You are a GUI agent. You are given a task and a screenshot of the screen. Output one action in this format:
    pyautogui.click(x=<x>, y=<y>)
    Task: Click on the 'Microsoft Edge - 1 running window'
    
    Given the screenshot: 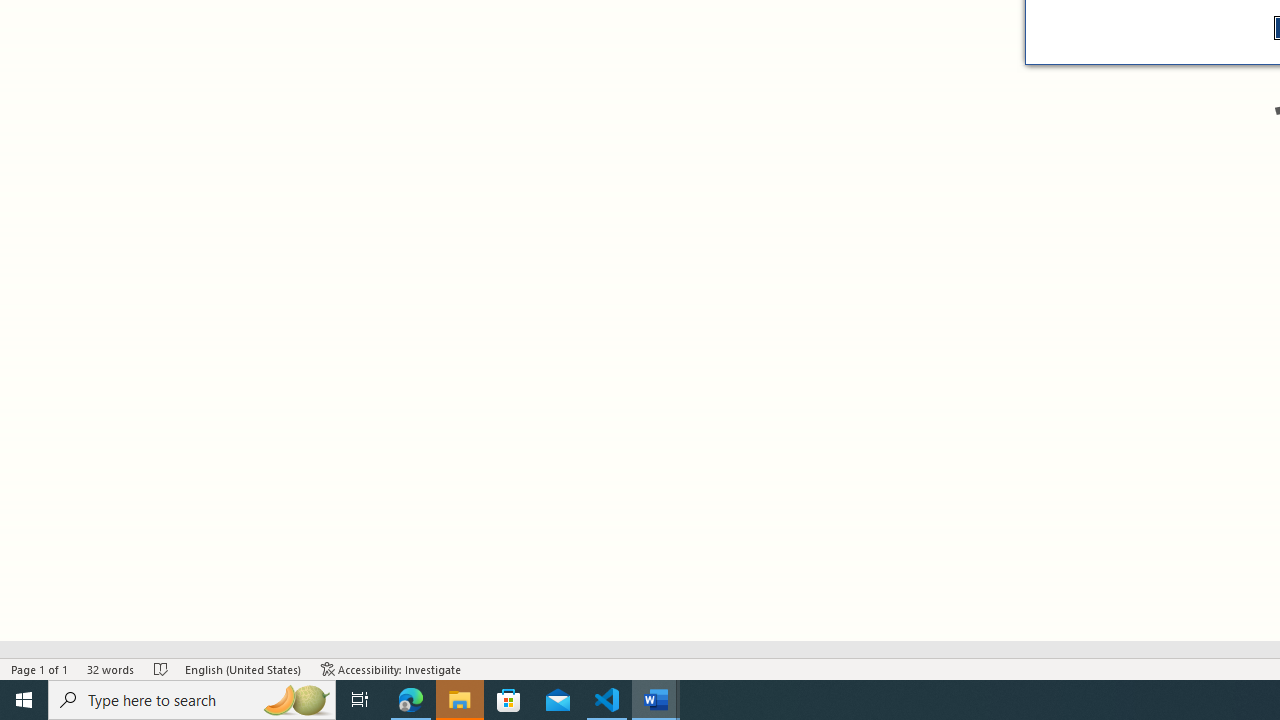 What is the action you would take?
    pyautogui.click(x=410, y=698)
    